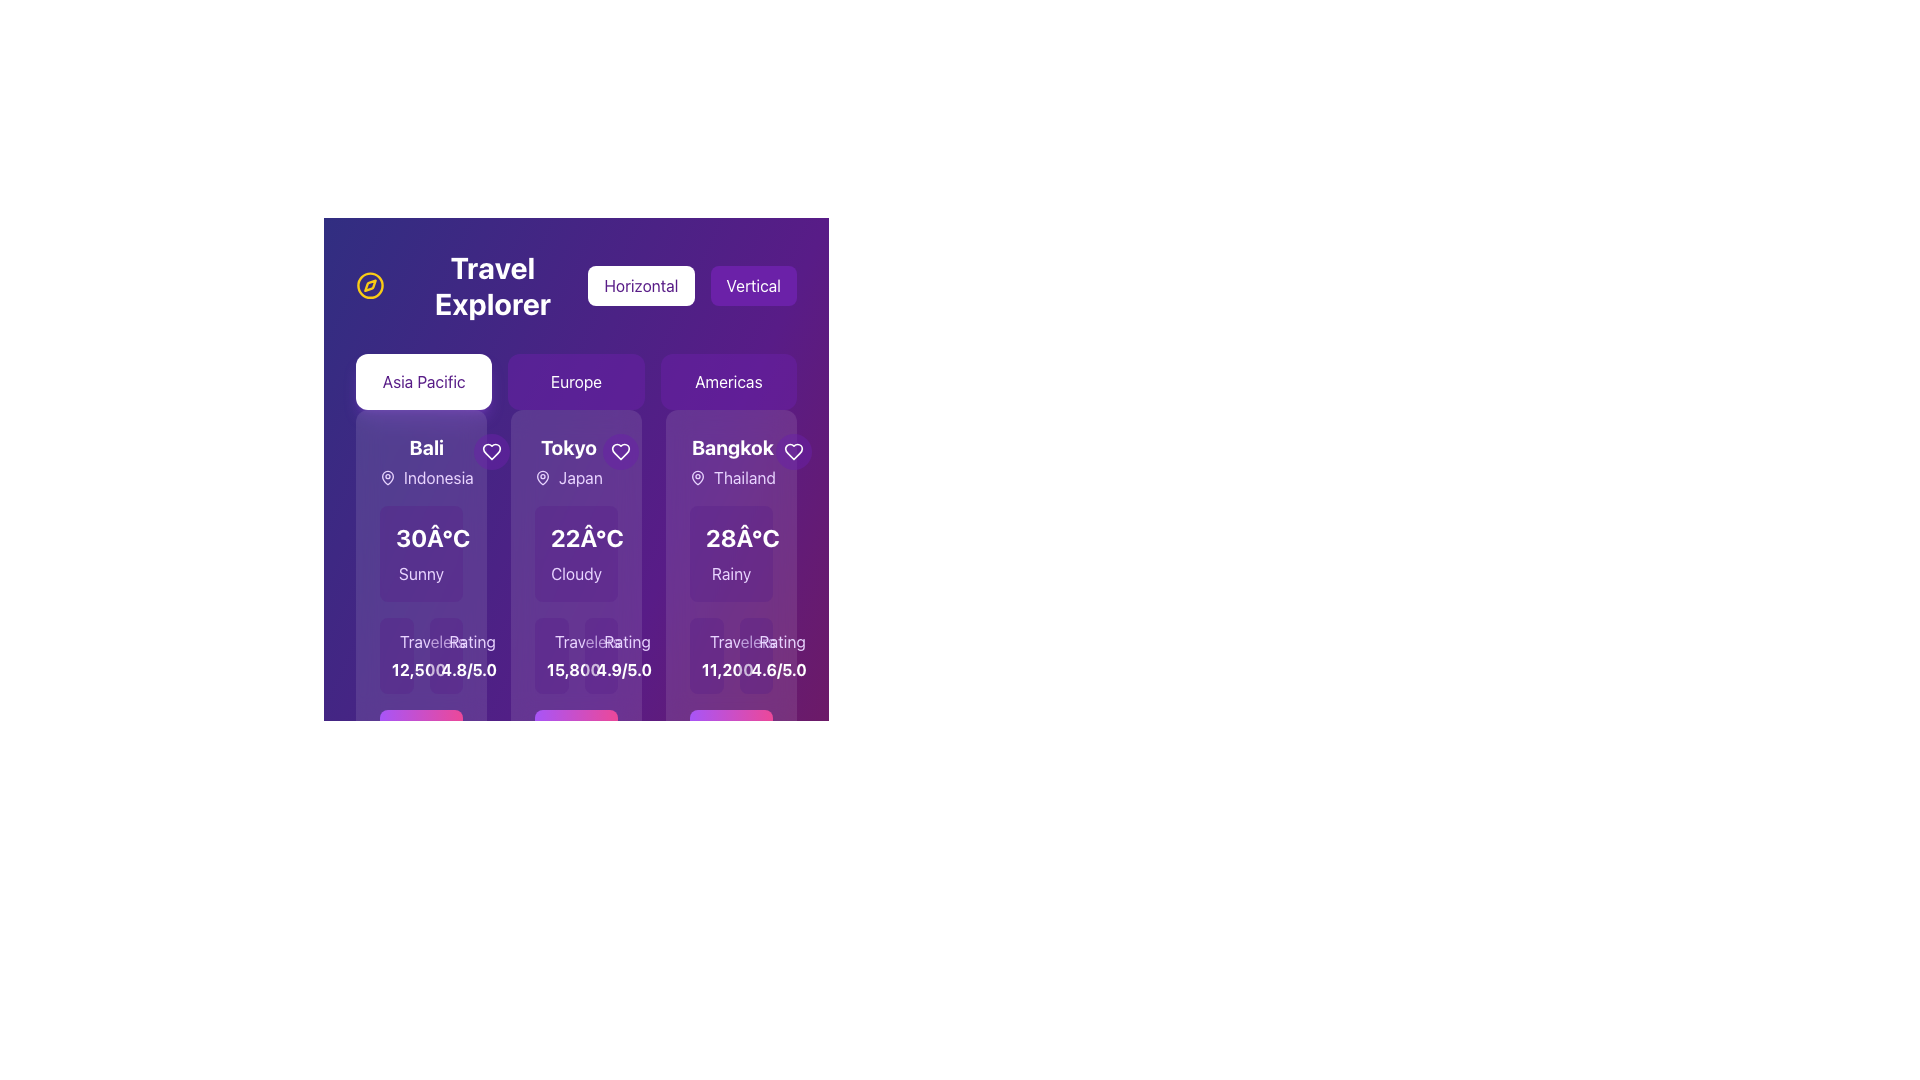  I want to click on the Weather Information Display element which shows '30°C' in bold white font and 'Sunny' in light purple font, located in the 'Bali Indonesia' section of the 'Asia Pacific' tab, so click(420, 554).